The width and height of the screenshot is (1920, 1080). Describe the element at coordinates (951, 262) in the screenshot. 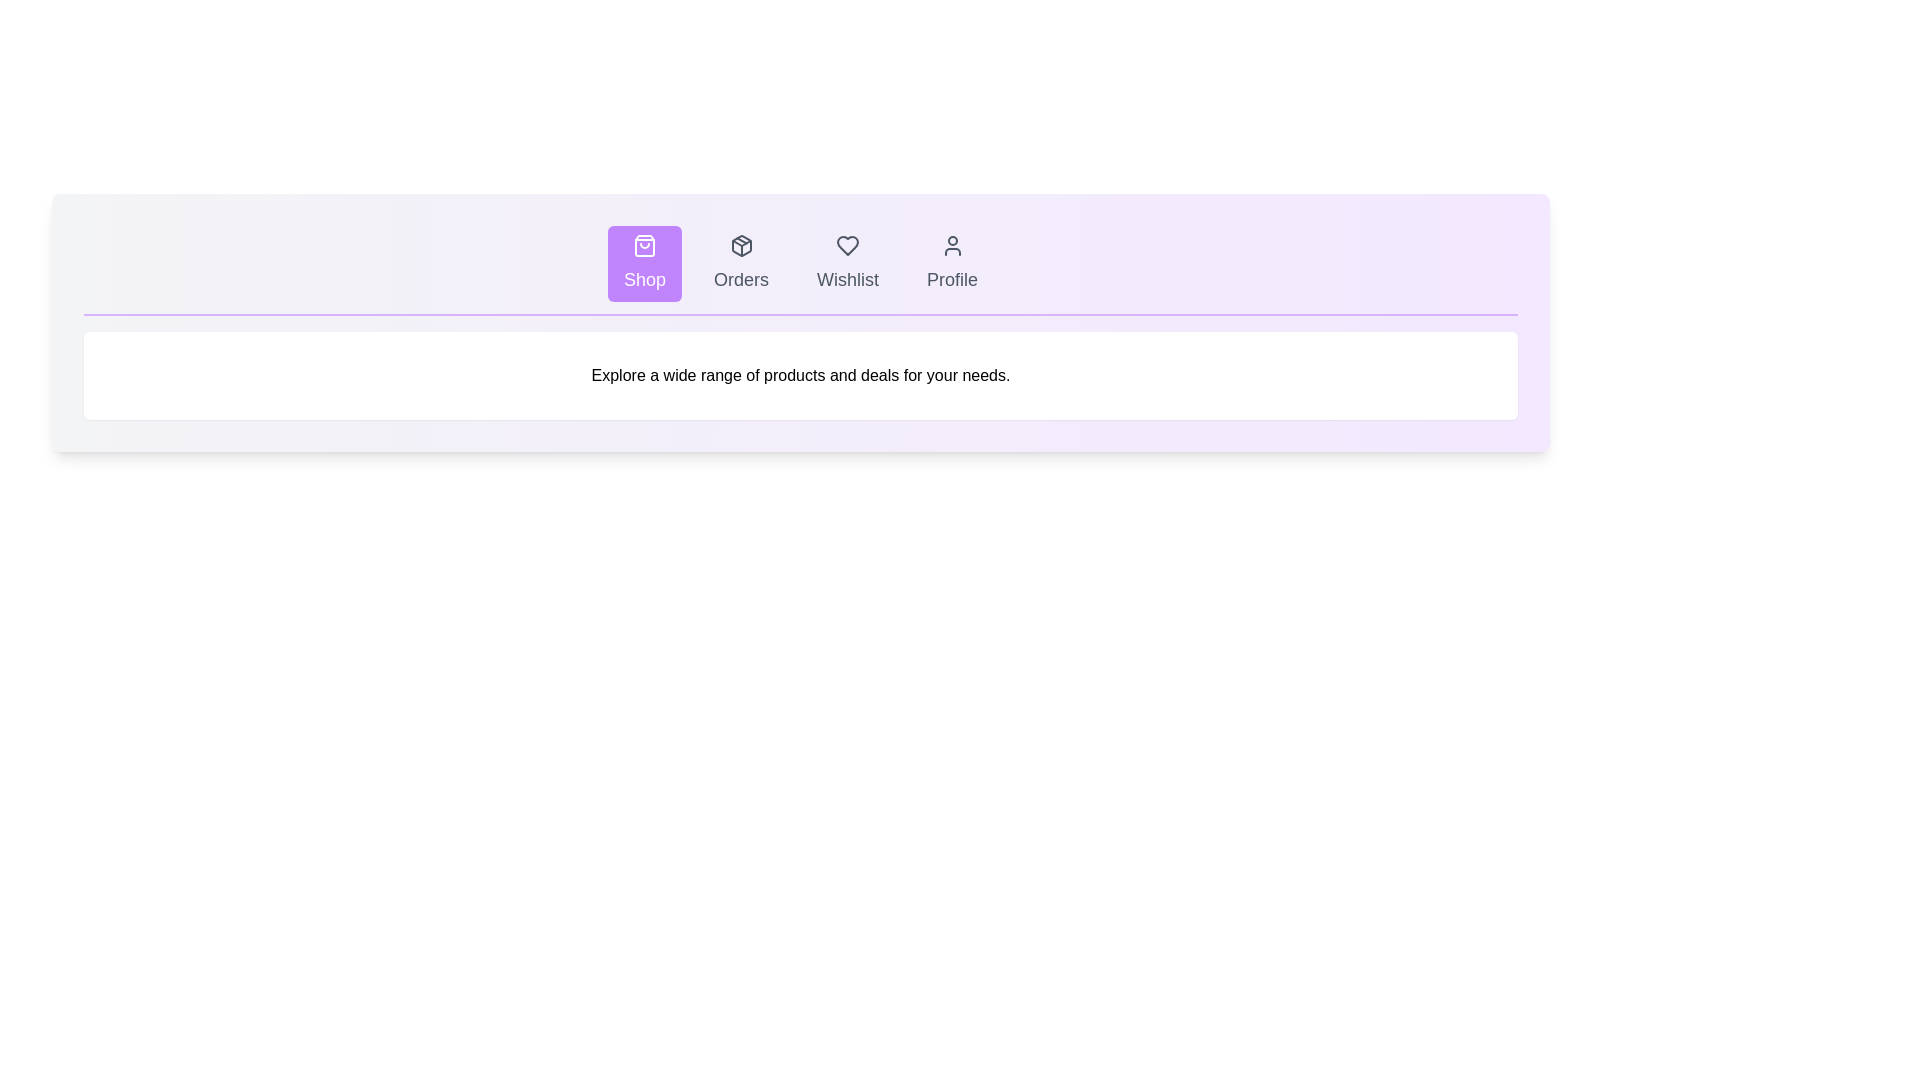

I see `the Profile tab to observe its hover effect` at that location.